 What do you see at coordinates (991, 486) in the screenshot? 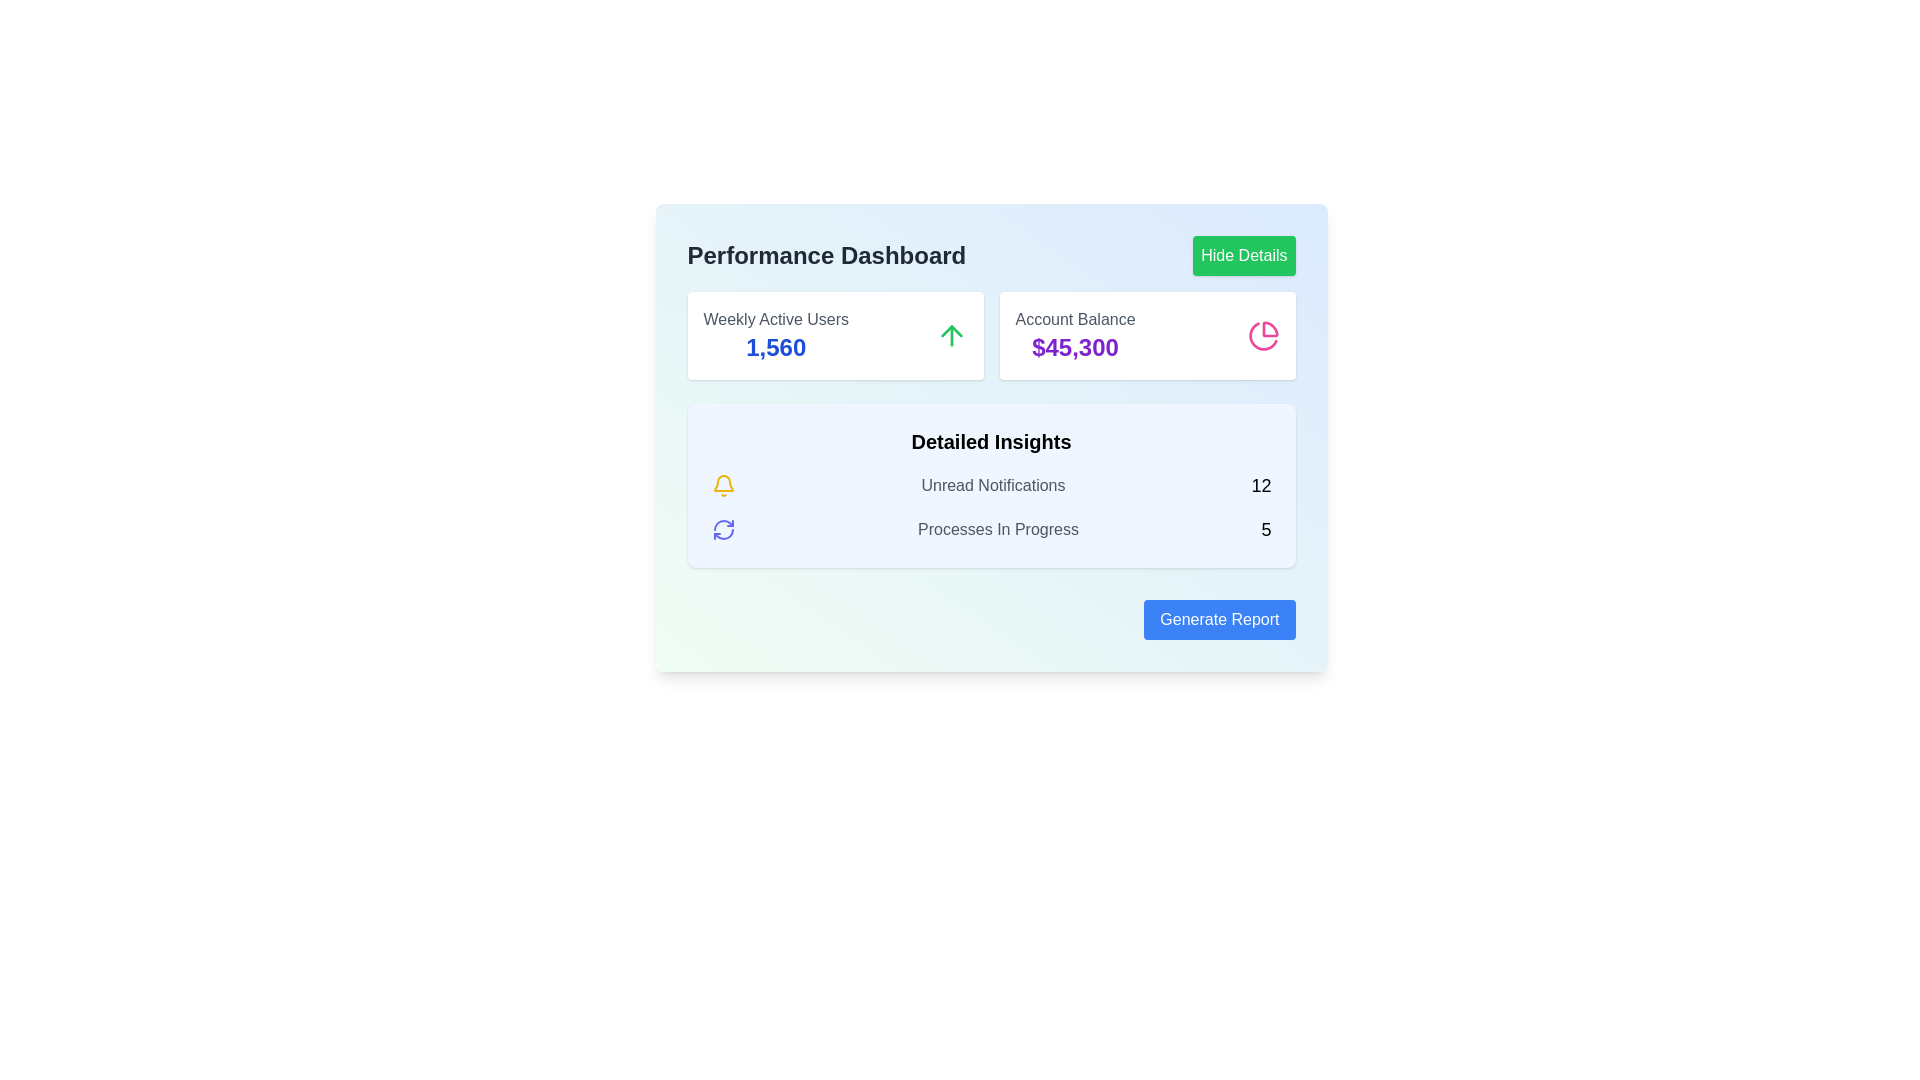
I see `the Informational row that indicates the number of unread notifications (12) in the 'Detailed Insights' section of the dashboard` at bounding box center [991, 486].